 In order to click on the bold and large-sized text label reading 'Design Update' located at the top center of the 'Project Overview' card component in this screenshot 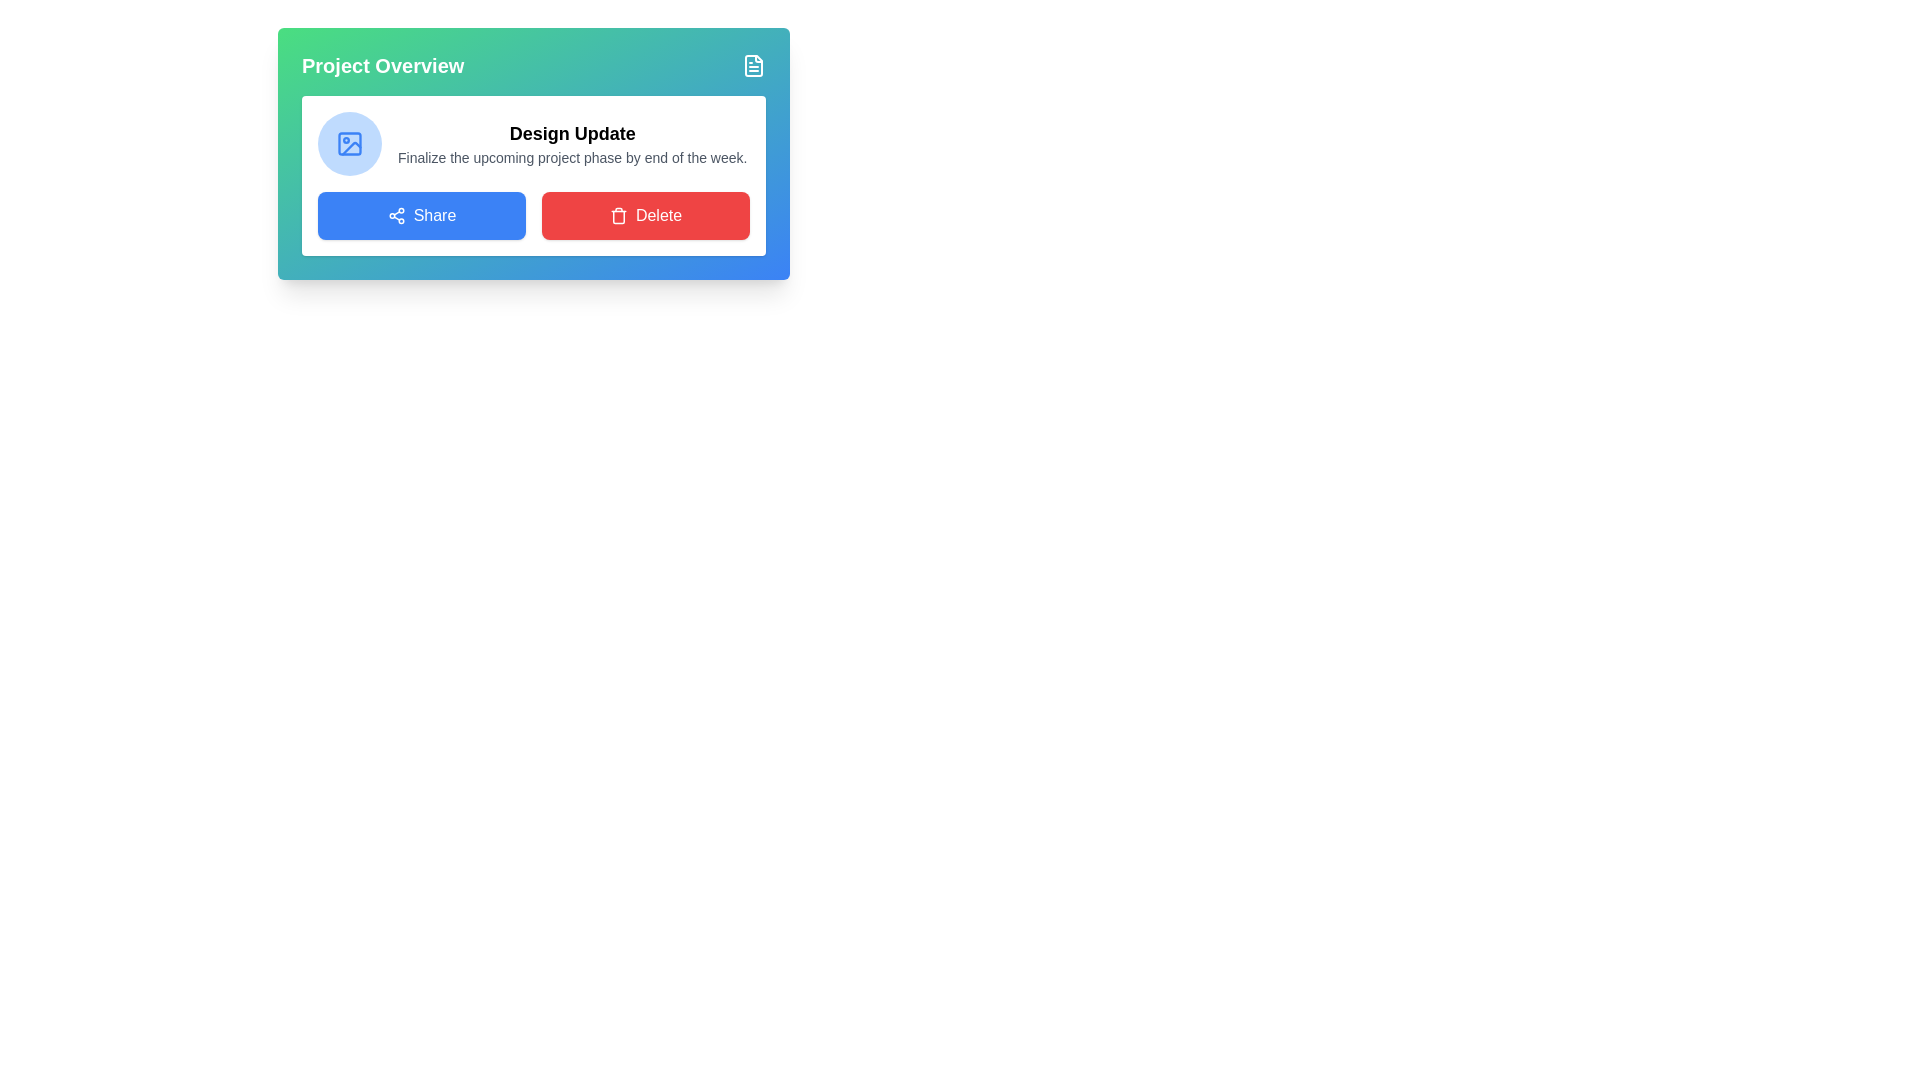, I will do `click(571, 134)`.